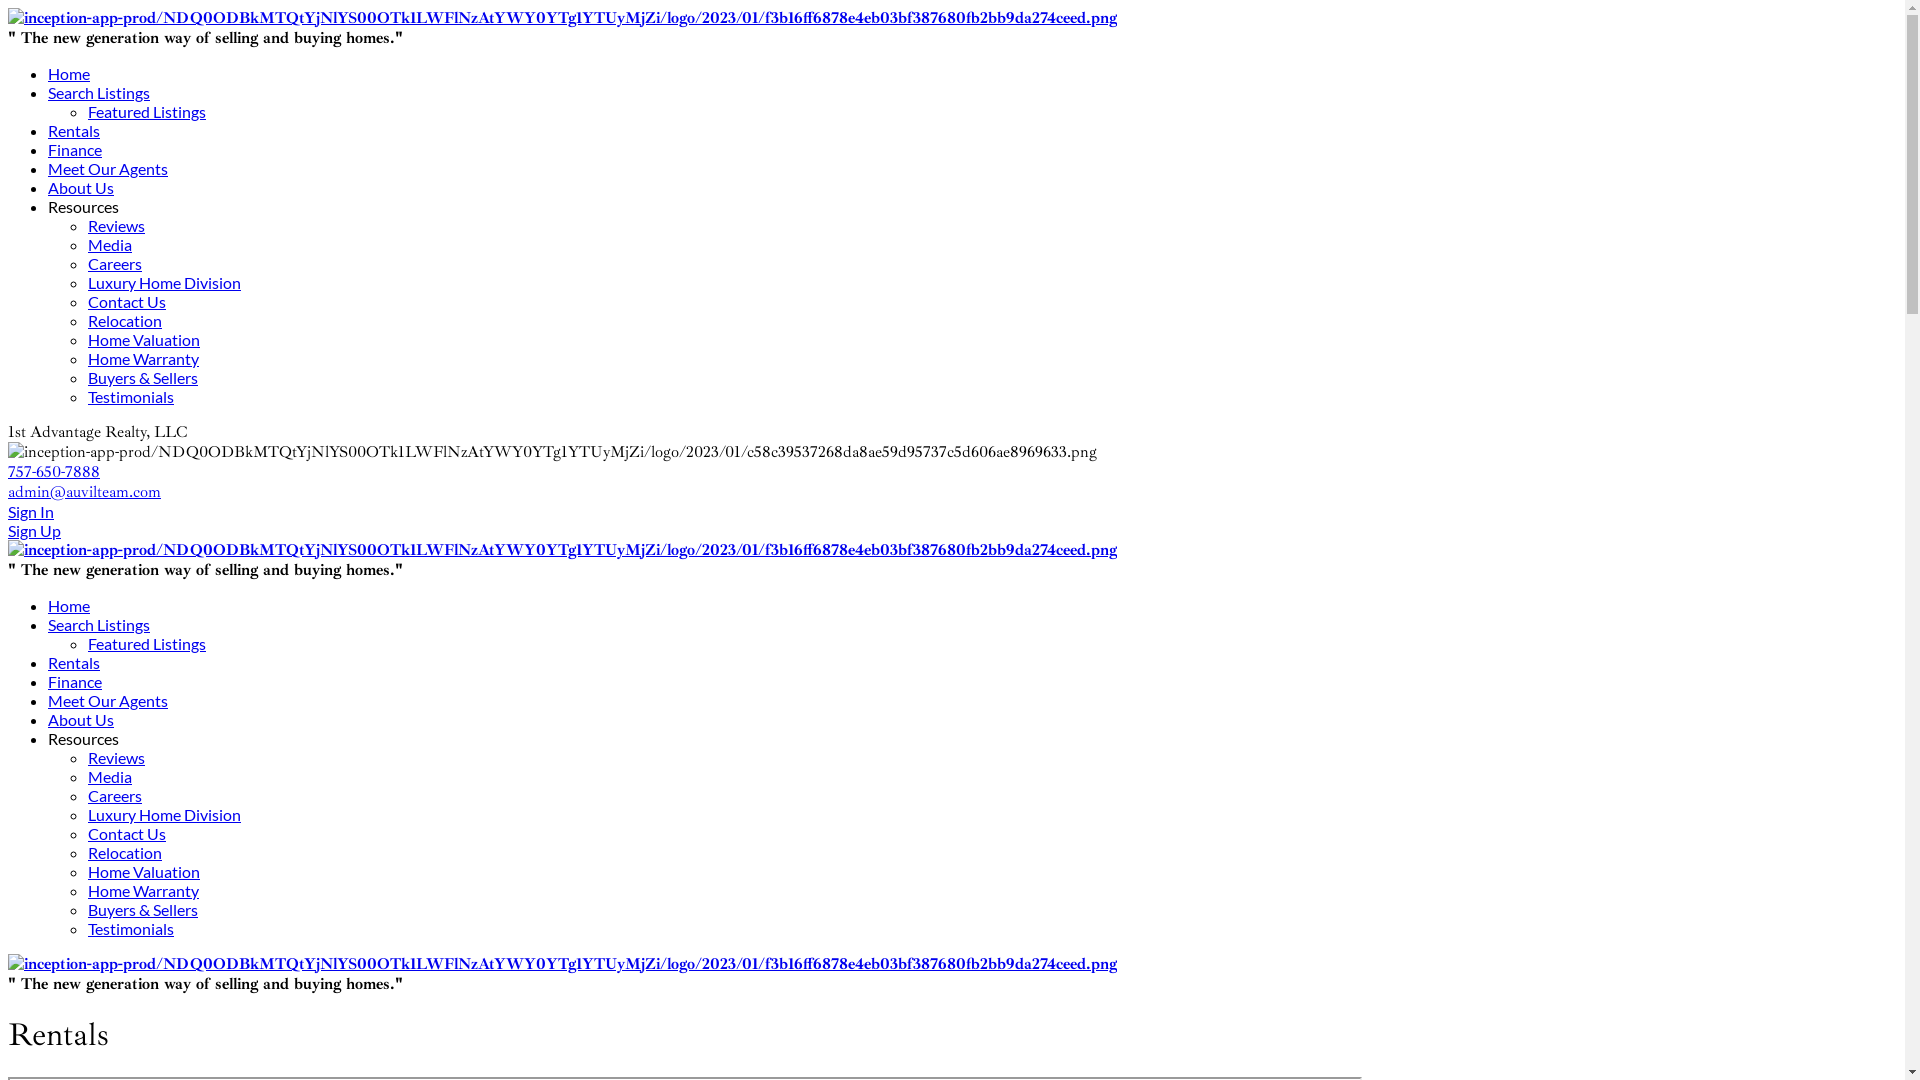 The height and width of the screenshot is (1080, 1920). What do you see at coordinates (123, 852) in the screenshot?
I see `'Relocation'` at bounding box center [123, 852].